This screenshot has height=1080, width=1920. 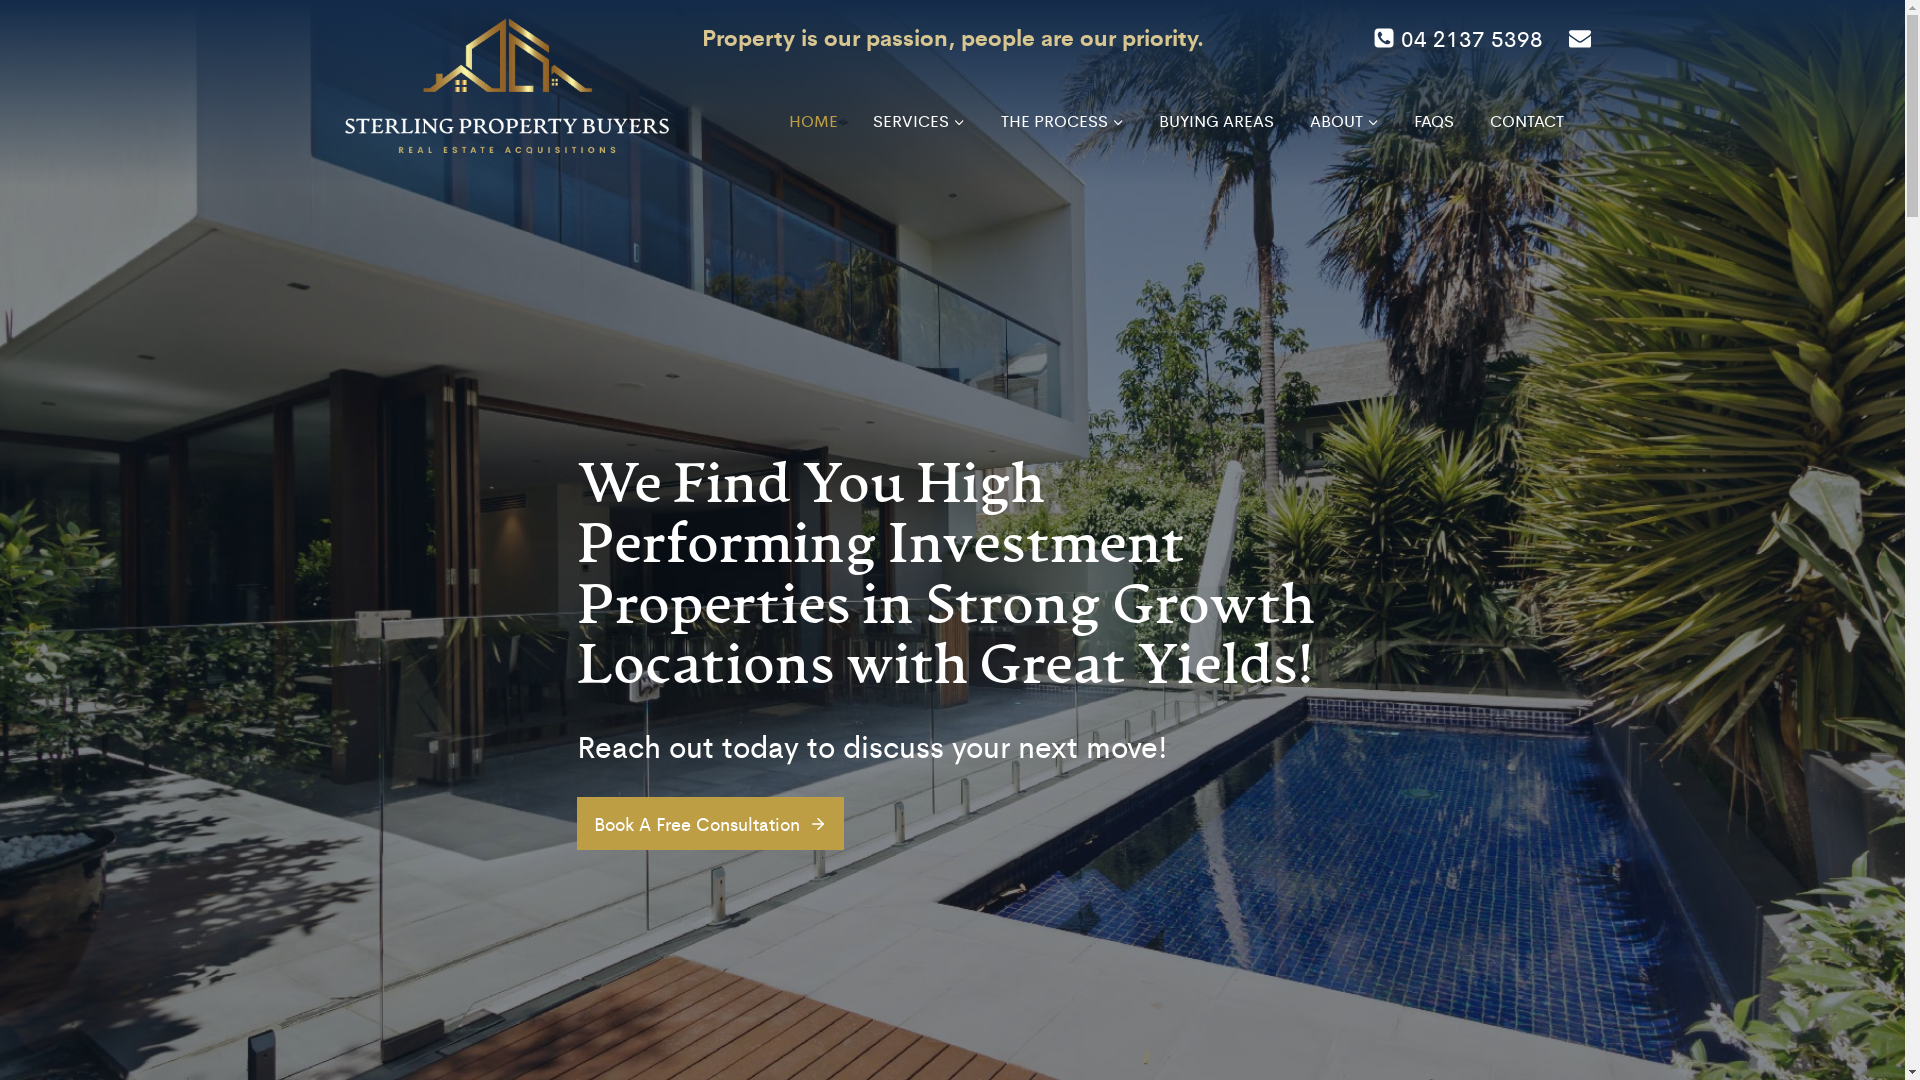 I want to click on 'Book A Free Consultation', so click(x=709, y=823).